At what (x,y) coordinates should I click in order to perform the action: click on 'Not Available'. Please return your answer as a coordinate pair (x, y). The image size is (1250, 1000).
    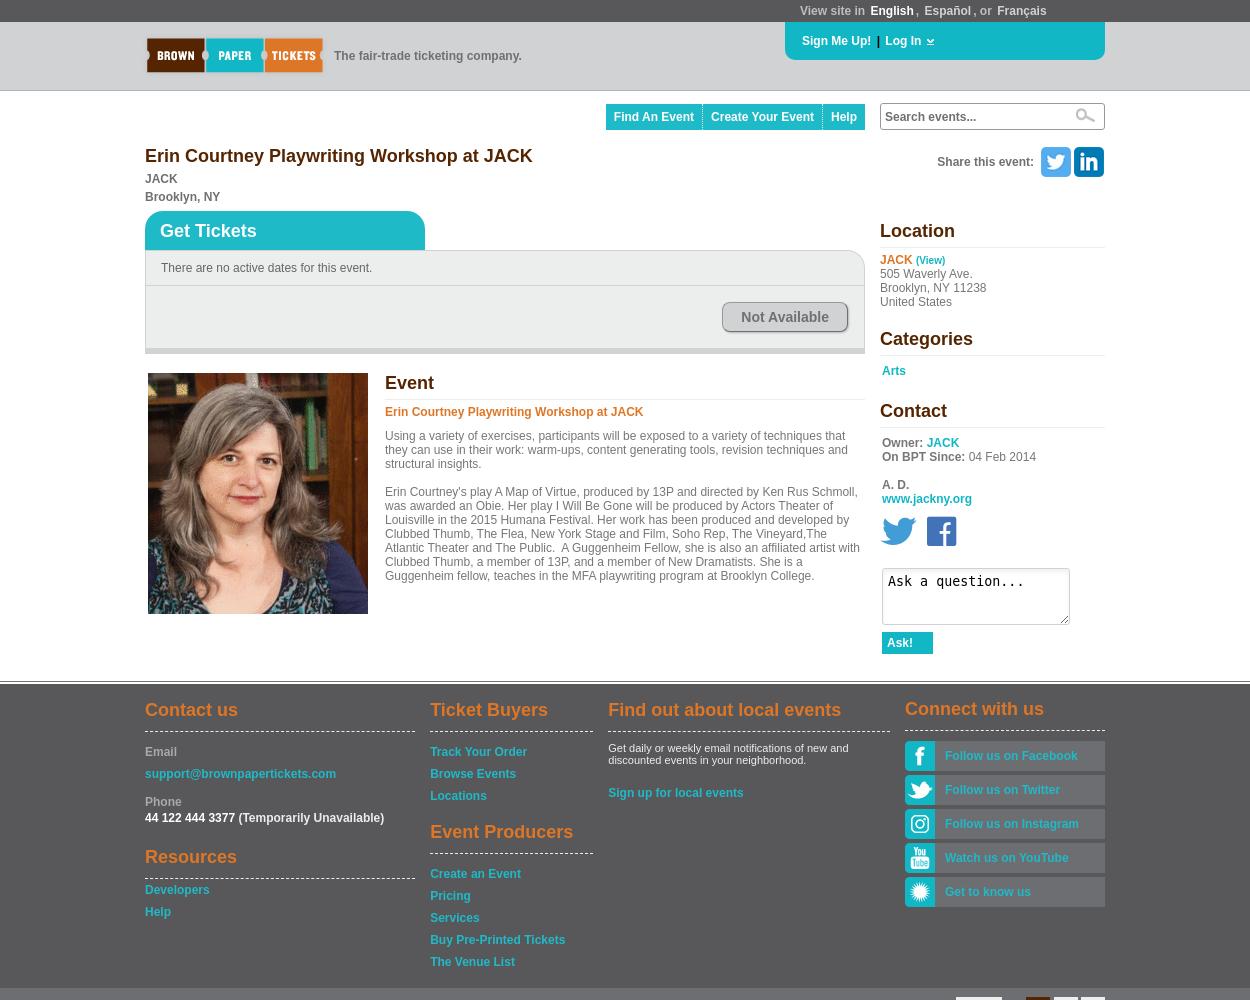
    Looking at the image, I should click on (785, 316).